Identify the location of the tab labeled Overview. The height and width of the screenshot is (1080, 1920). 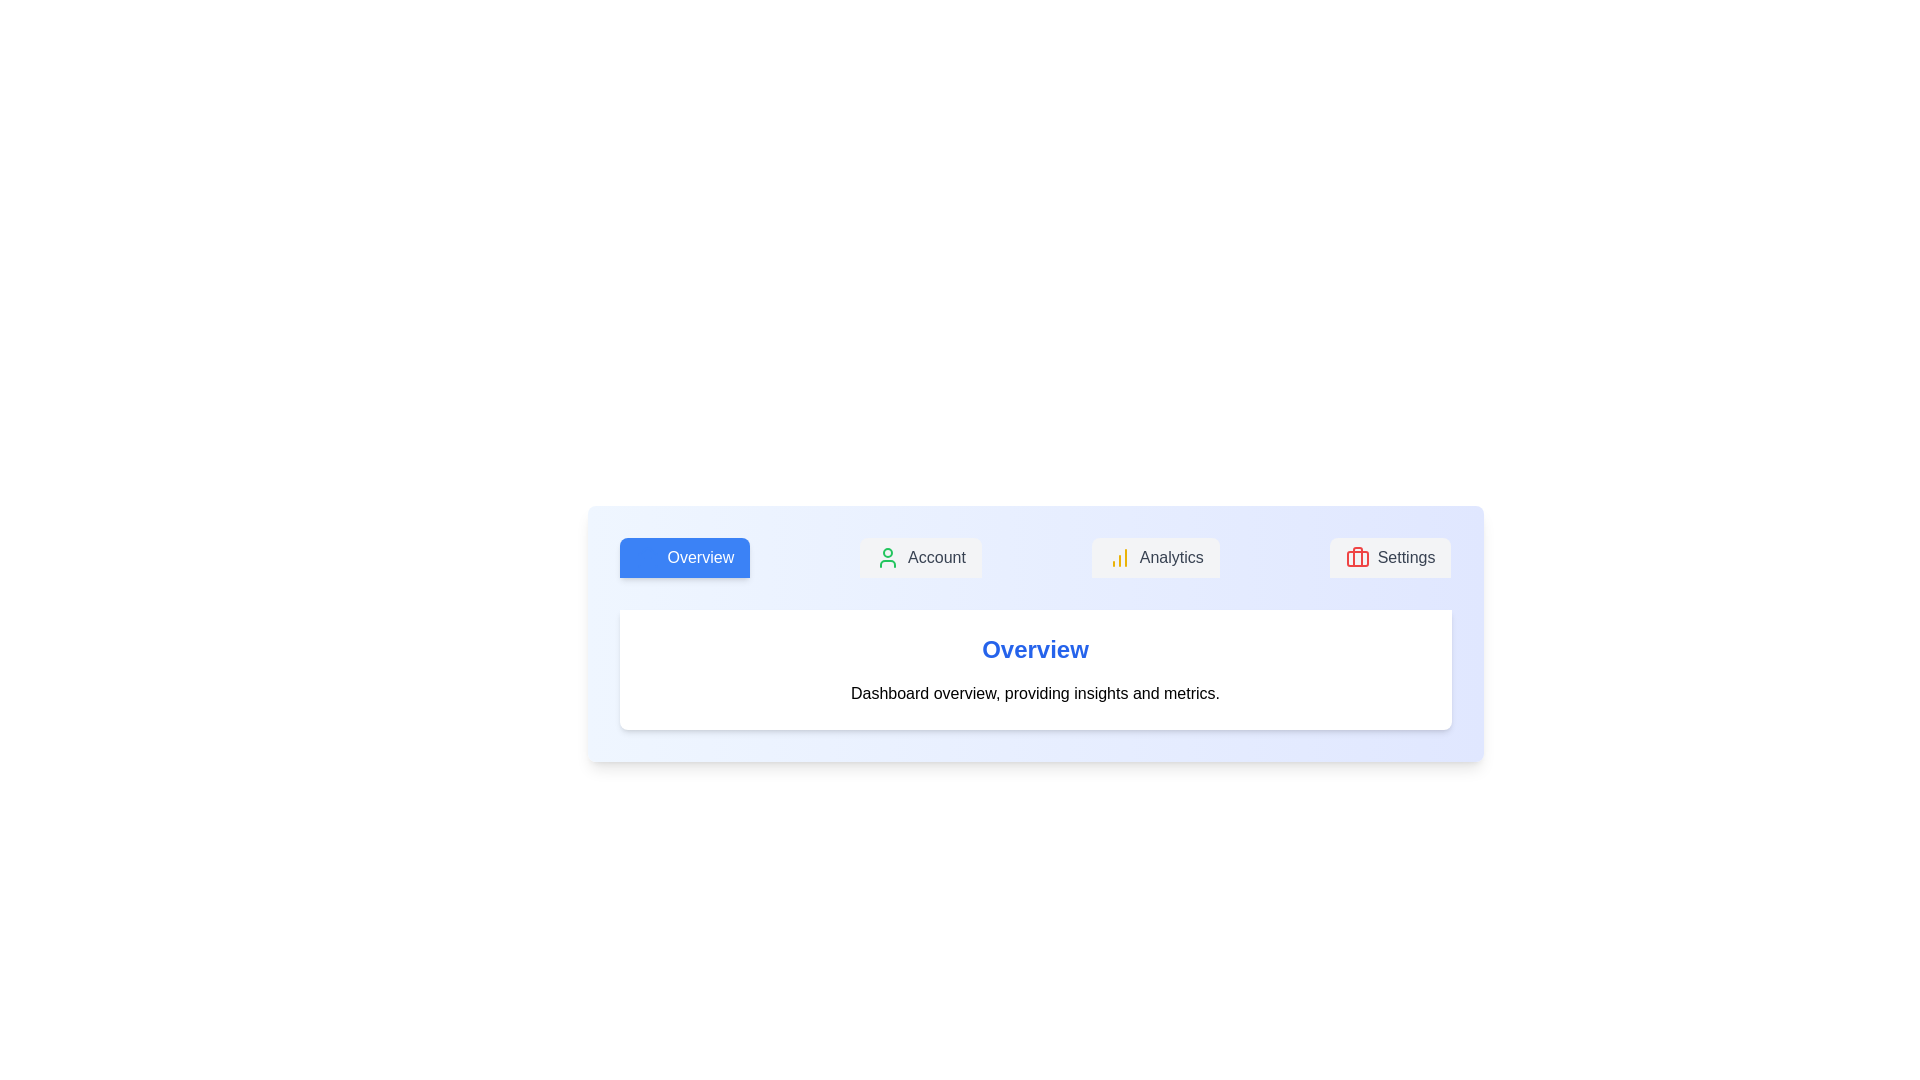
(684, 558).